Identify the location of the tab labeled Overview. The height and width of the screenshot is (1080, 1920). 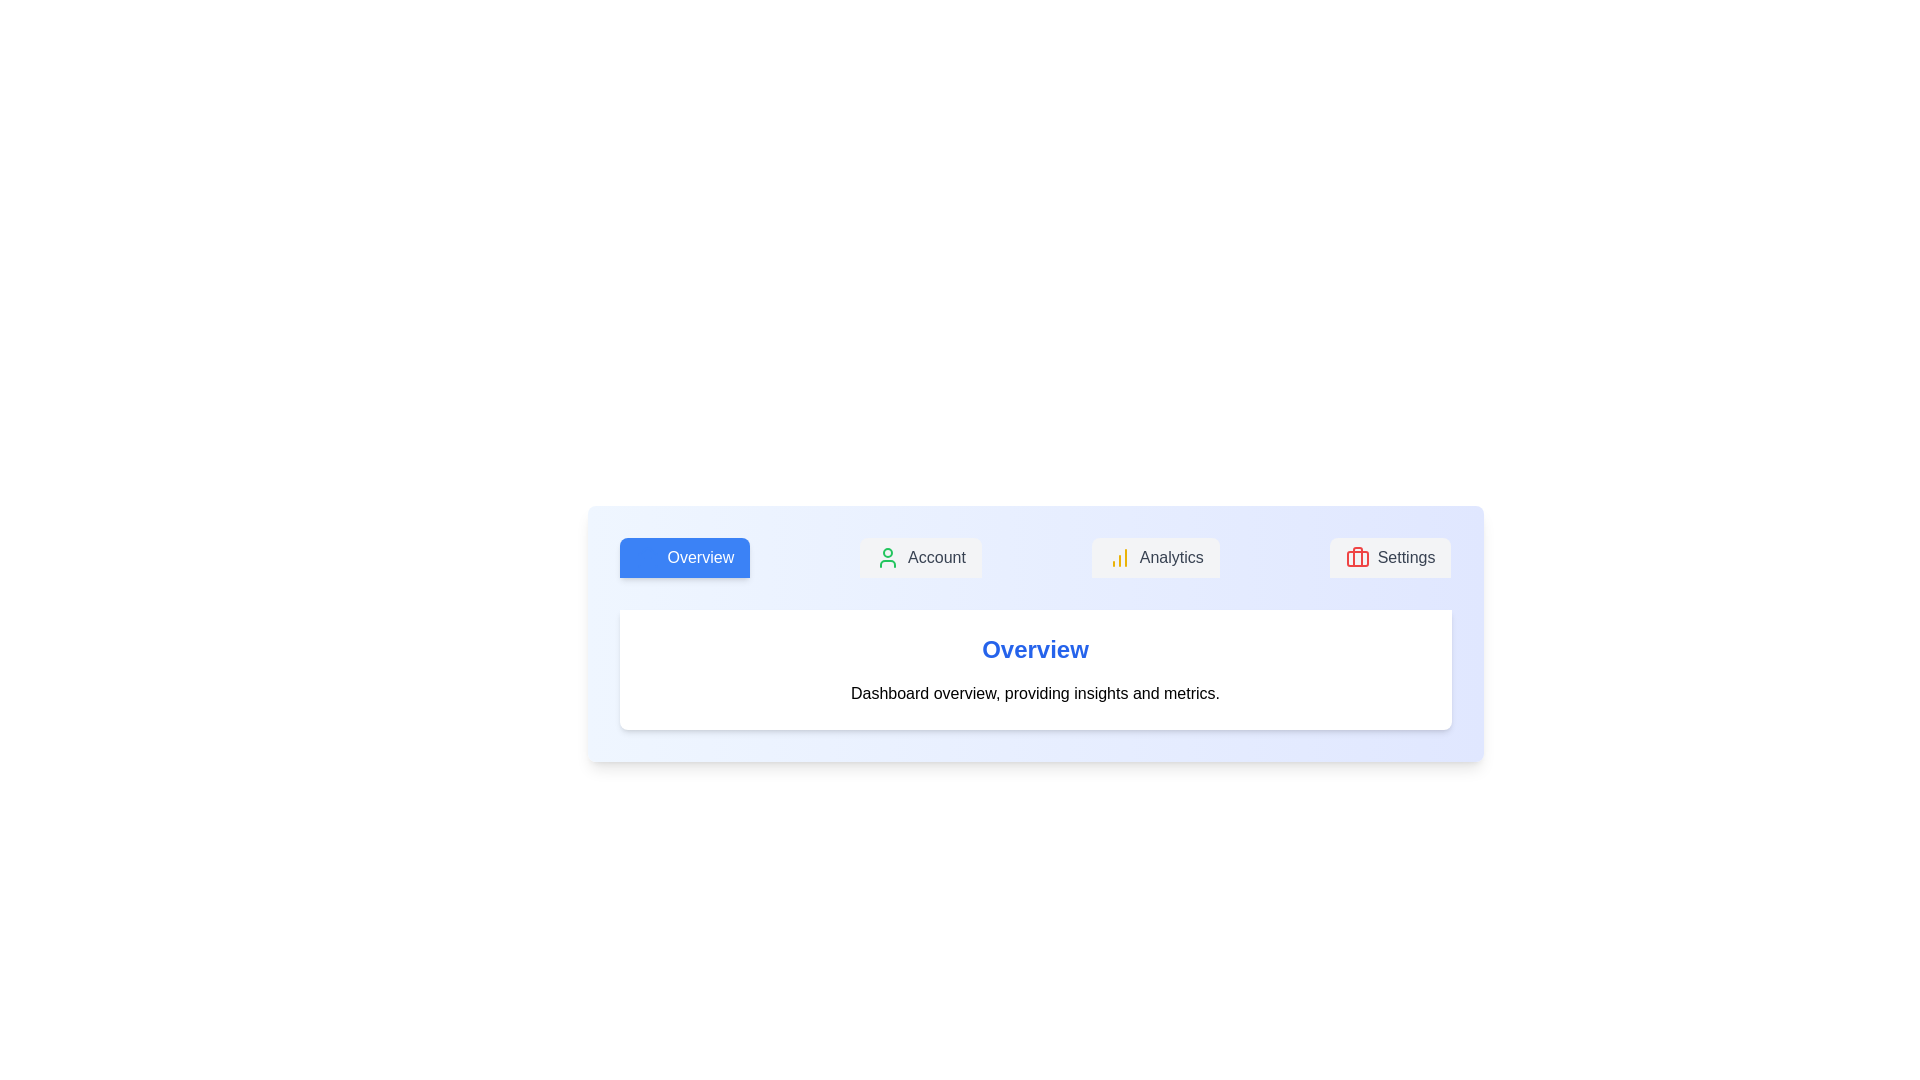
(684, 558).